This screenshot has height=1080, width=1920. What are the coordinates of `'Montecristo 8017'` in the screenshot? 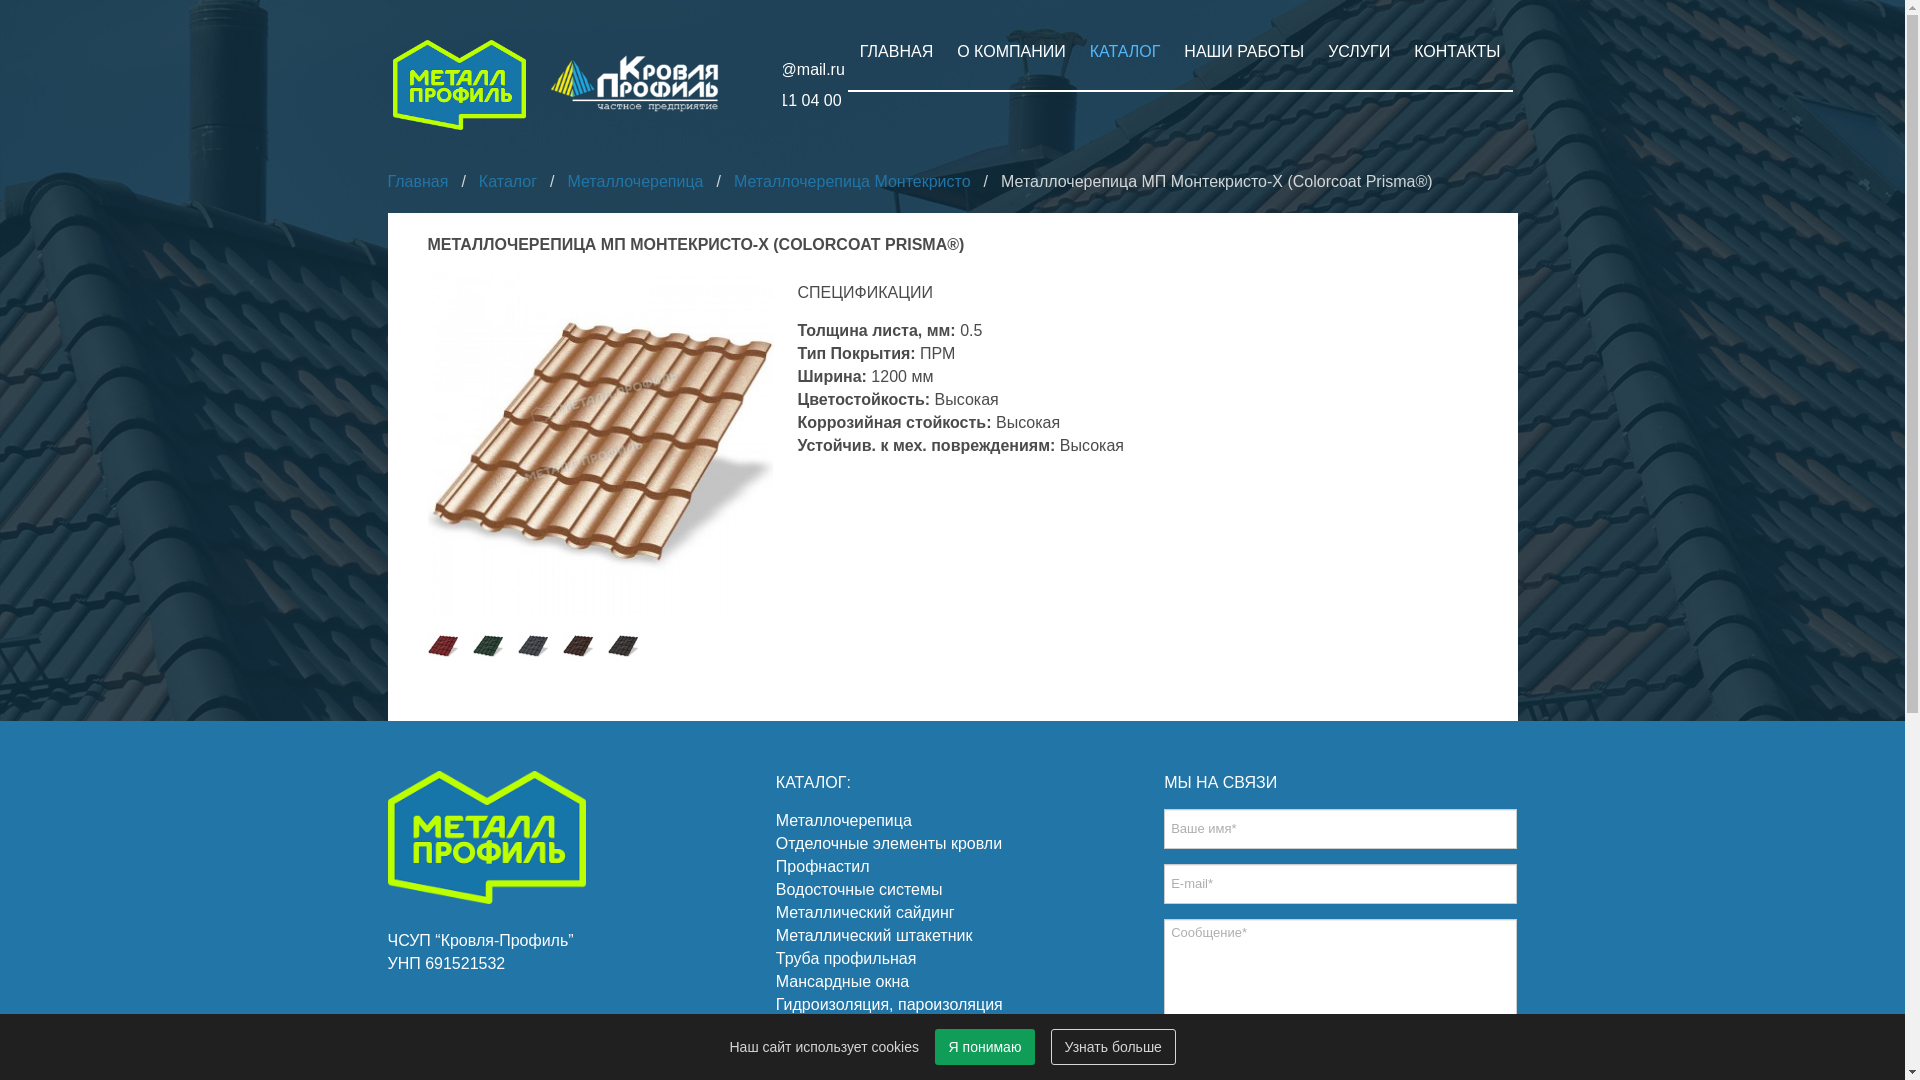 It's located at (560, 645).